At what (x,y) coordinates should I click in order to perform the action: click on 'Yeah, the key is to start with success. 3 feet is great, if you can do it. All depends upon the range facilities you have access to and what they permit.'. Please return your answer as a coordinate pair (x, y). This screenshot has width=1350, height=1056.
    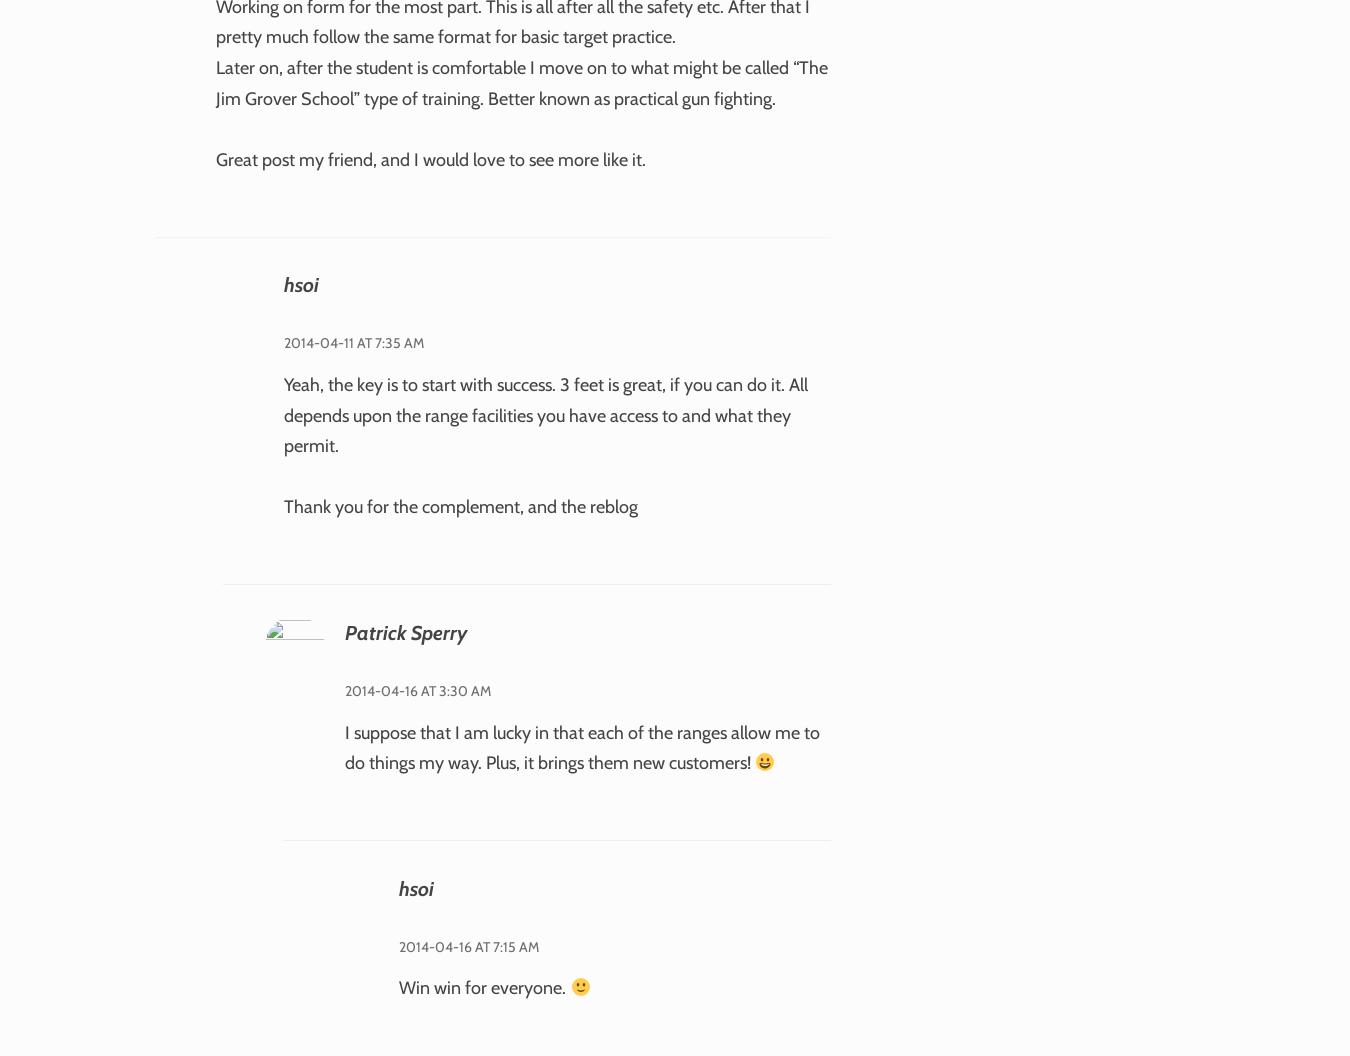
    Looking at the image, I should click on (281, 415).